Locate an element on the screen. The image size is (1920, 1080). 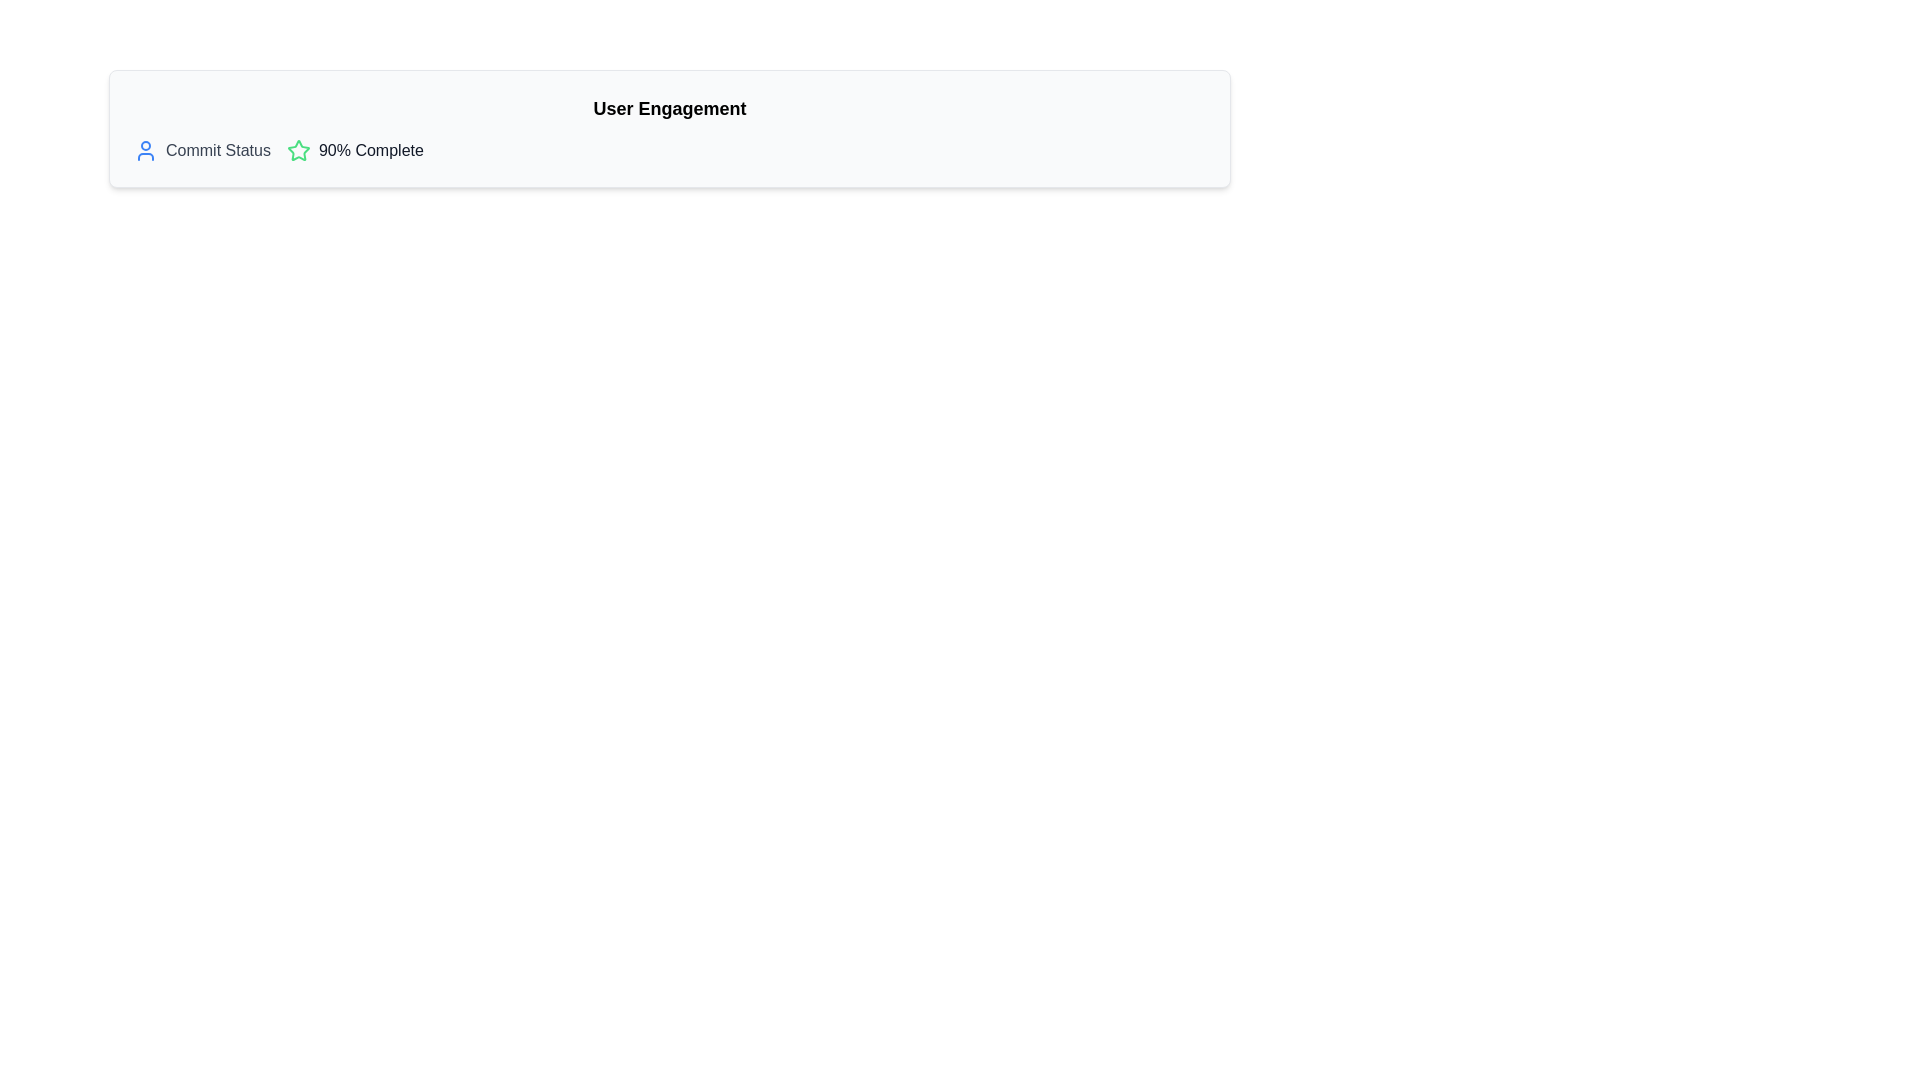
the text label indicating progress, which displays '90% Complete' and is located to the right of a green star icon is located at coordinates (371, 149).